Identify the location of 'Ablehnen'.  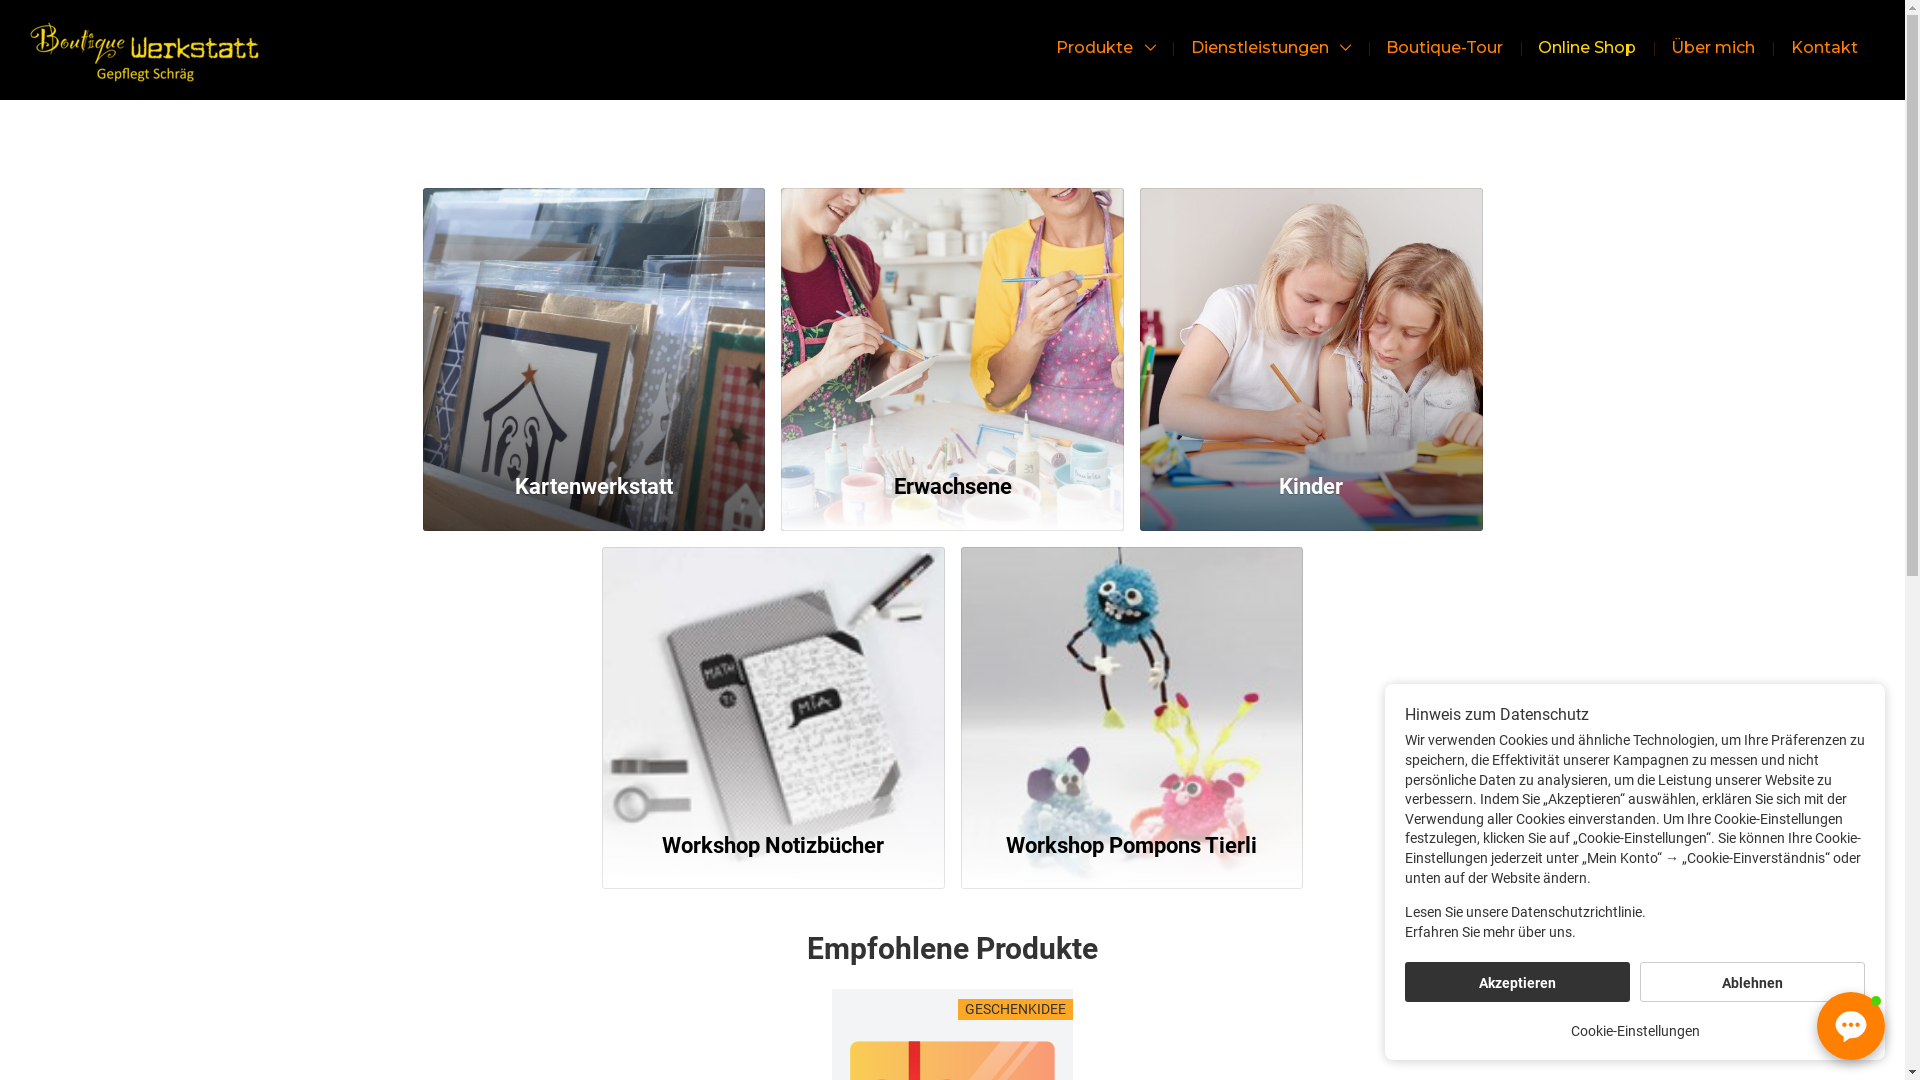
(1751, 981).